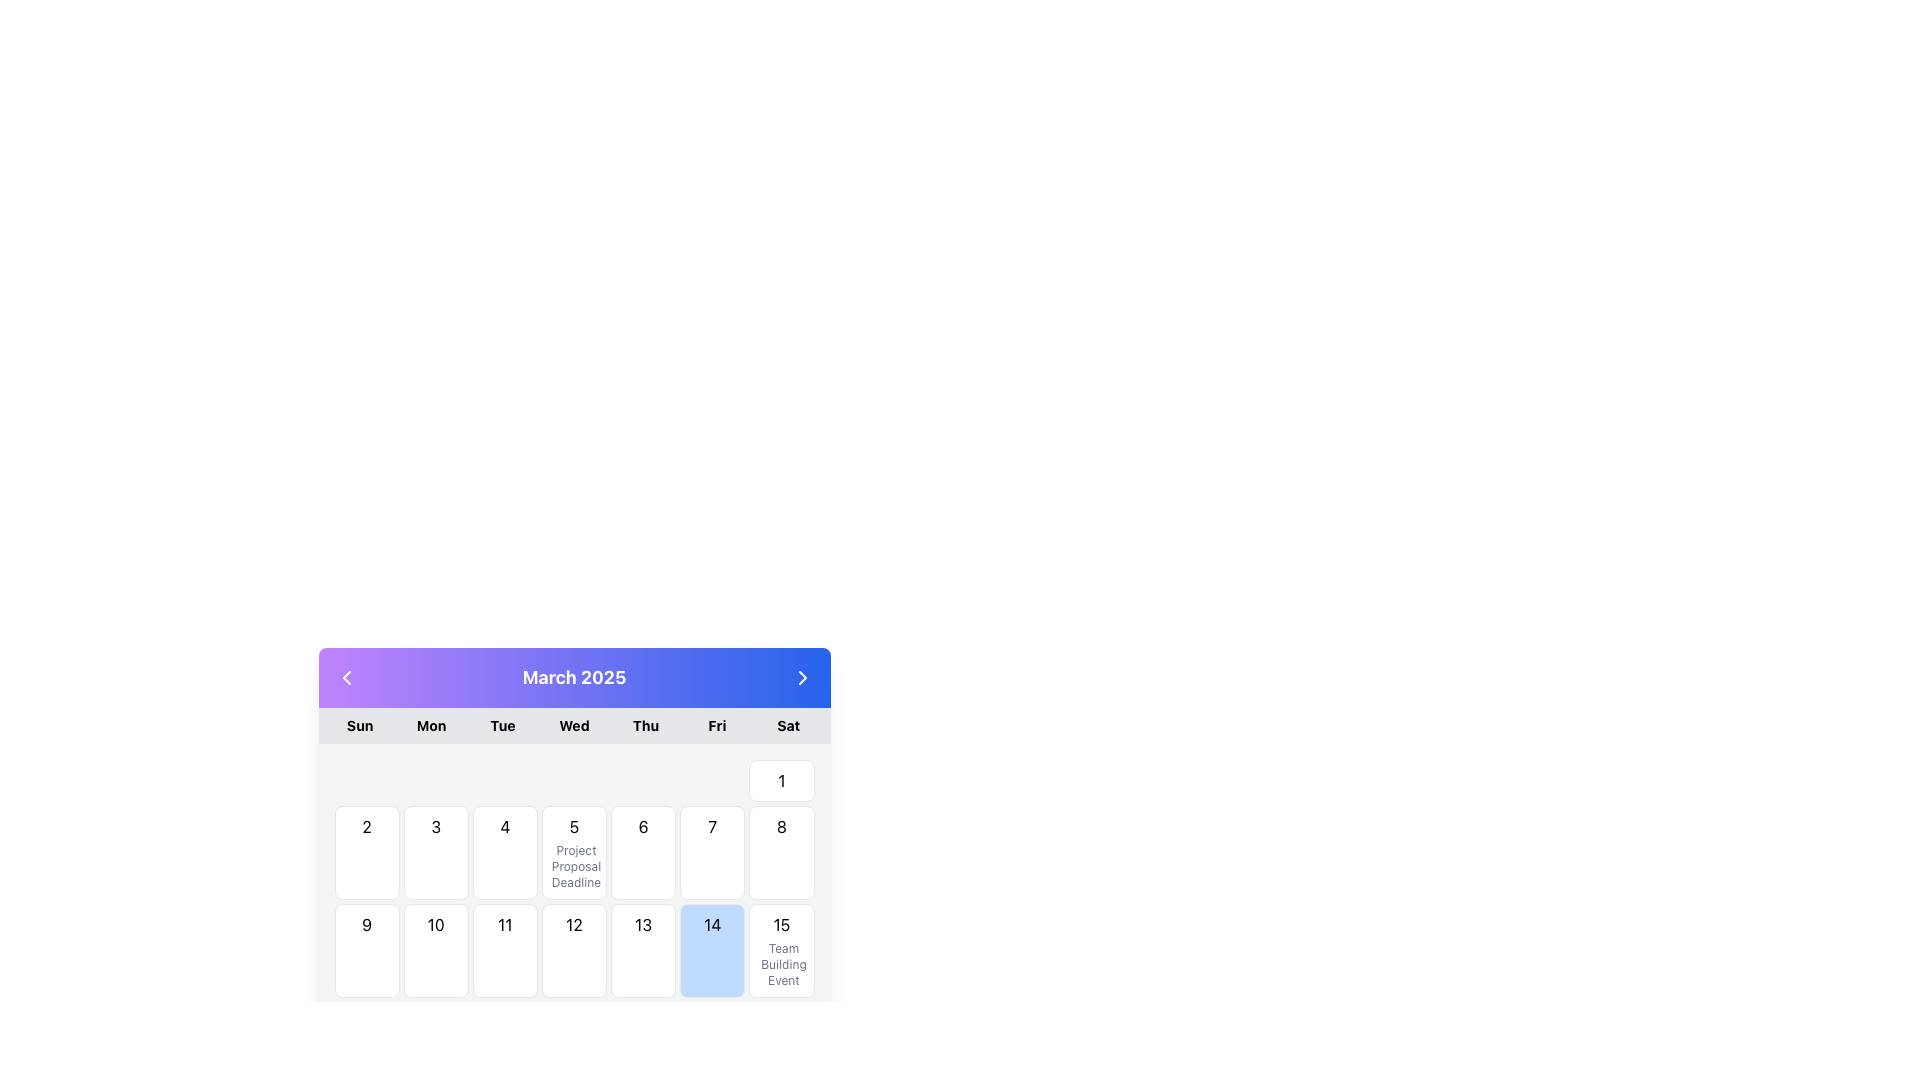 The width and height of the screenshot is (1920, 1080). I want to click on the calendar cell displaying '5' with the text 'Project Proposal Deadline', so click(573, 852).